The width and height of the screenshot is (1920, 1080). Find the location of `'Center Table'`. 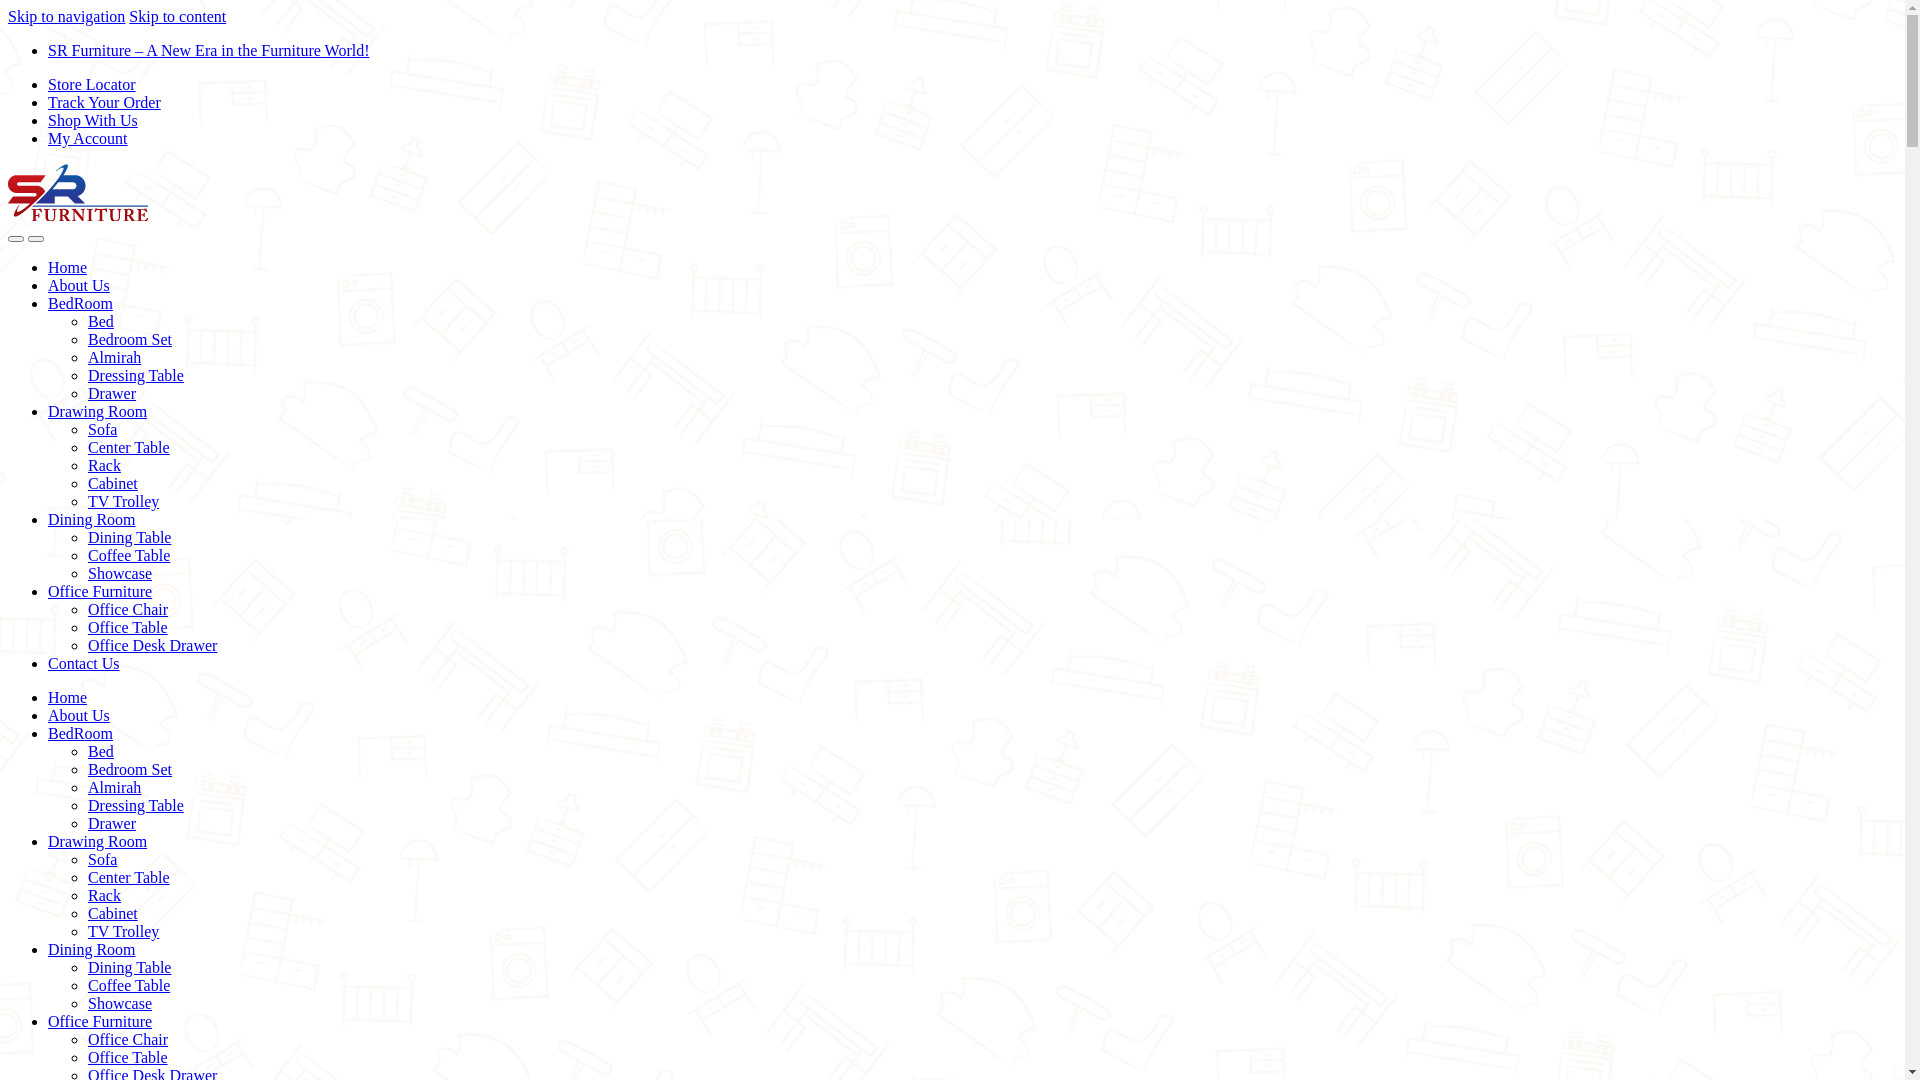

'Center Table' is located at coordinates (128, 876).